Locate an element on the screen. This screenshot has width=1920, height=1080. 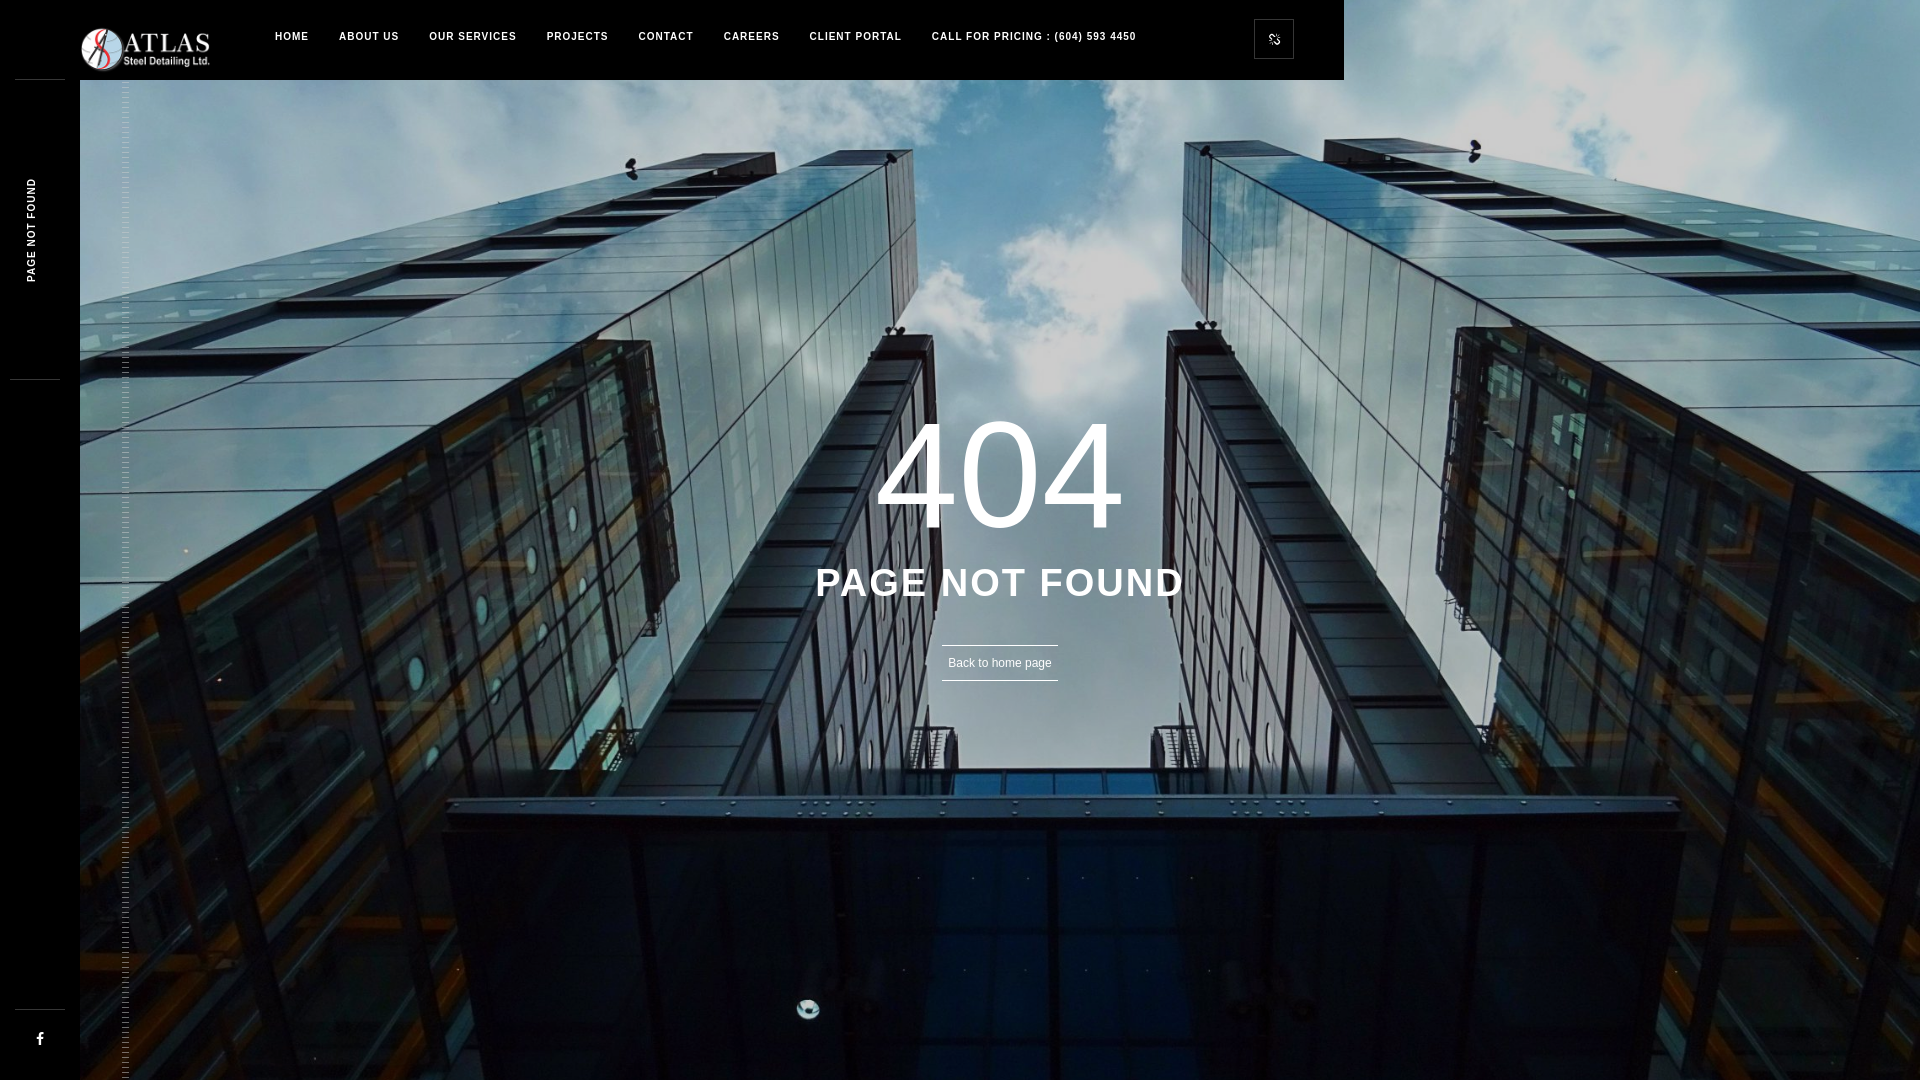
'Back to home page' is located at coordinates (999, 663).